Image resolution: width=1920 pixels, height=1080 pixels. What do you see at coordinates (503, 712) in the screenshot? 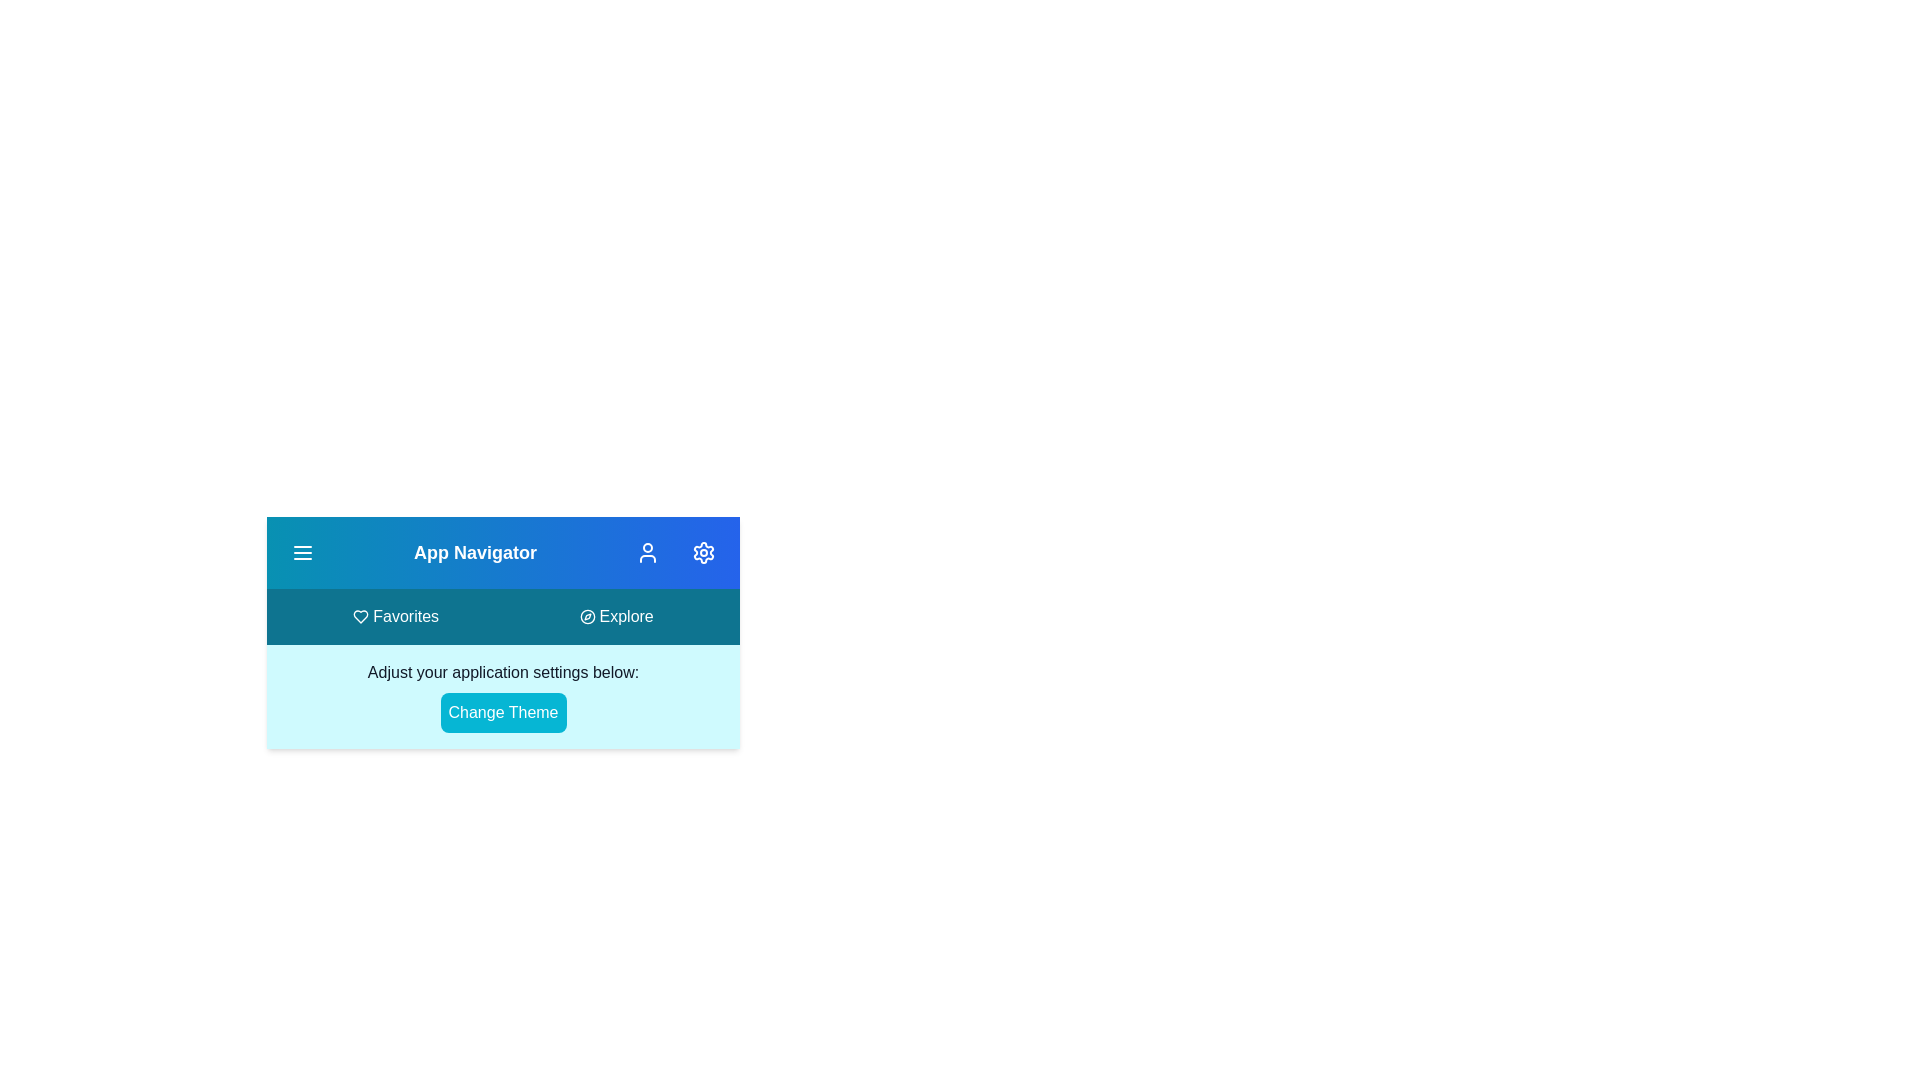
I see `the theme change button located below the text 'Adjust your application settings below:' in the settings panel` at bounding box center [503, 712].